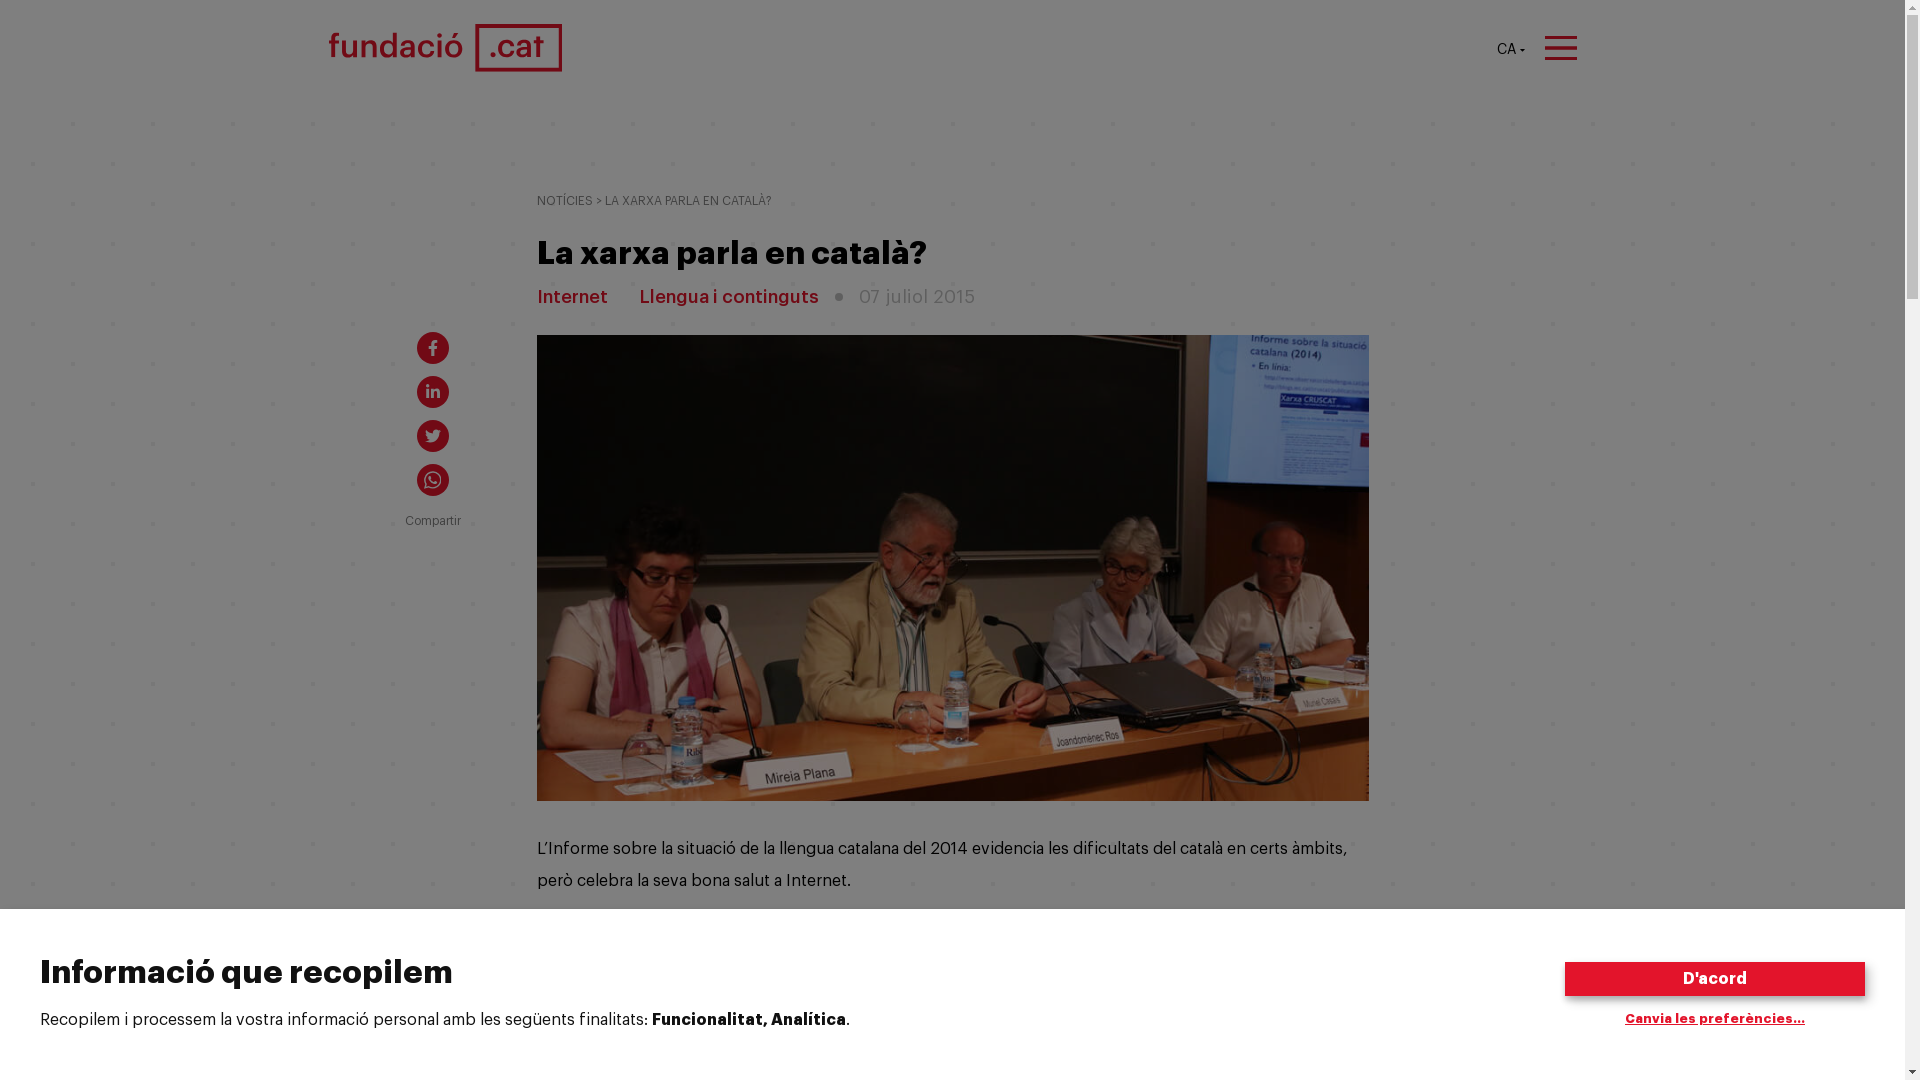 The width and height of the screenshot is (1920, 1080). I want to click on 'Llengua i continguts', so click(728, 297).